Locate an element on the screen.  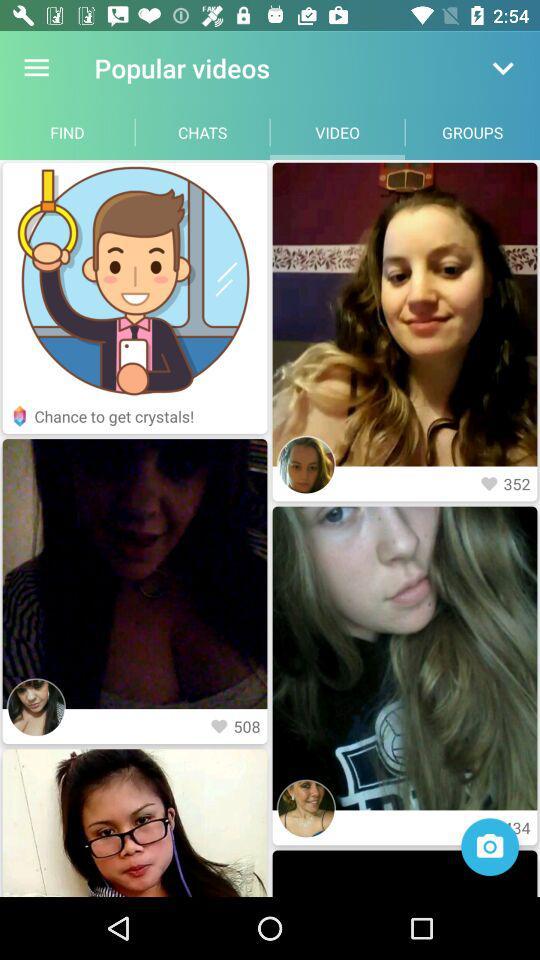
the photo icon is located at coordinates (489, 846).